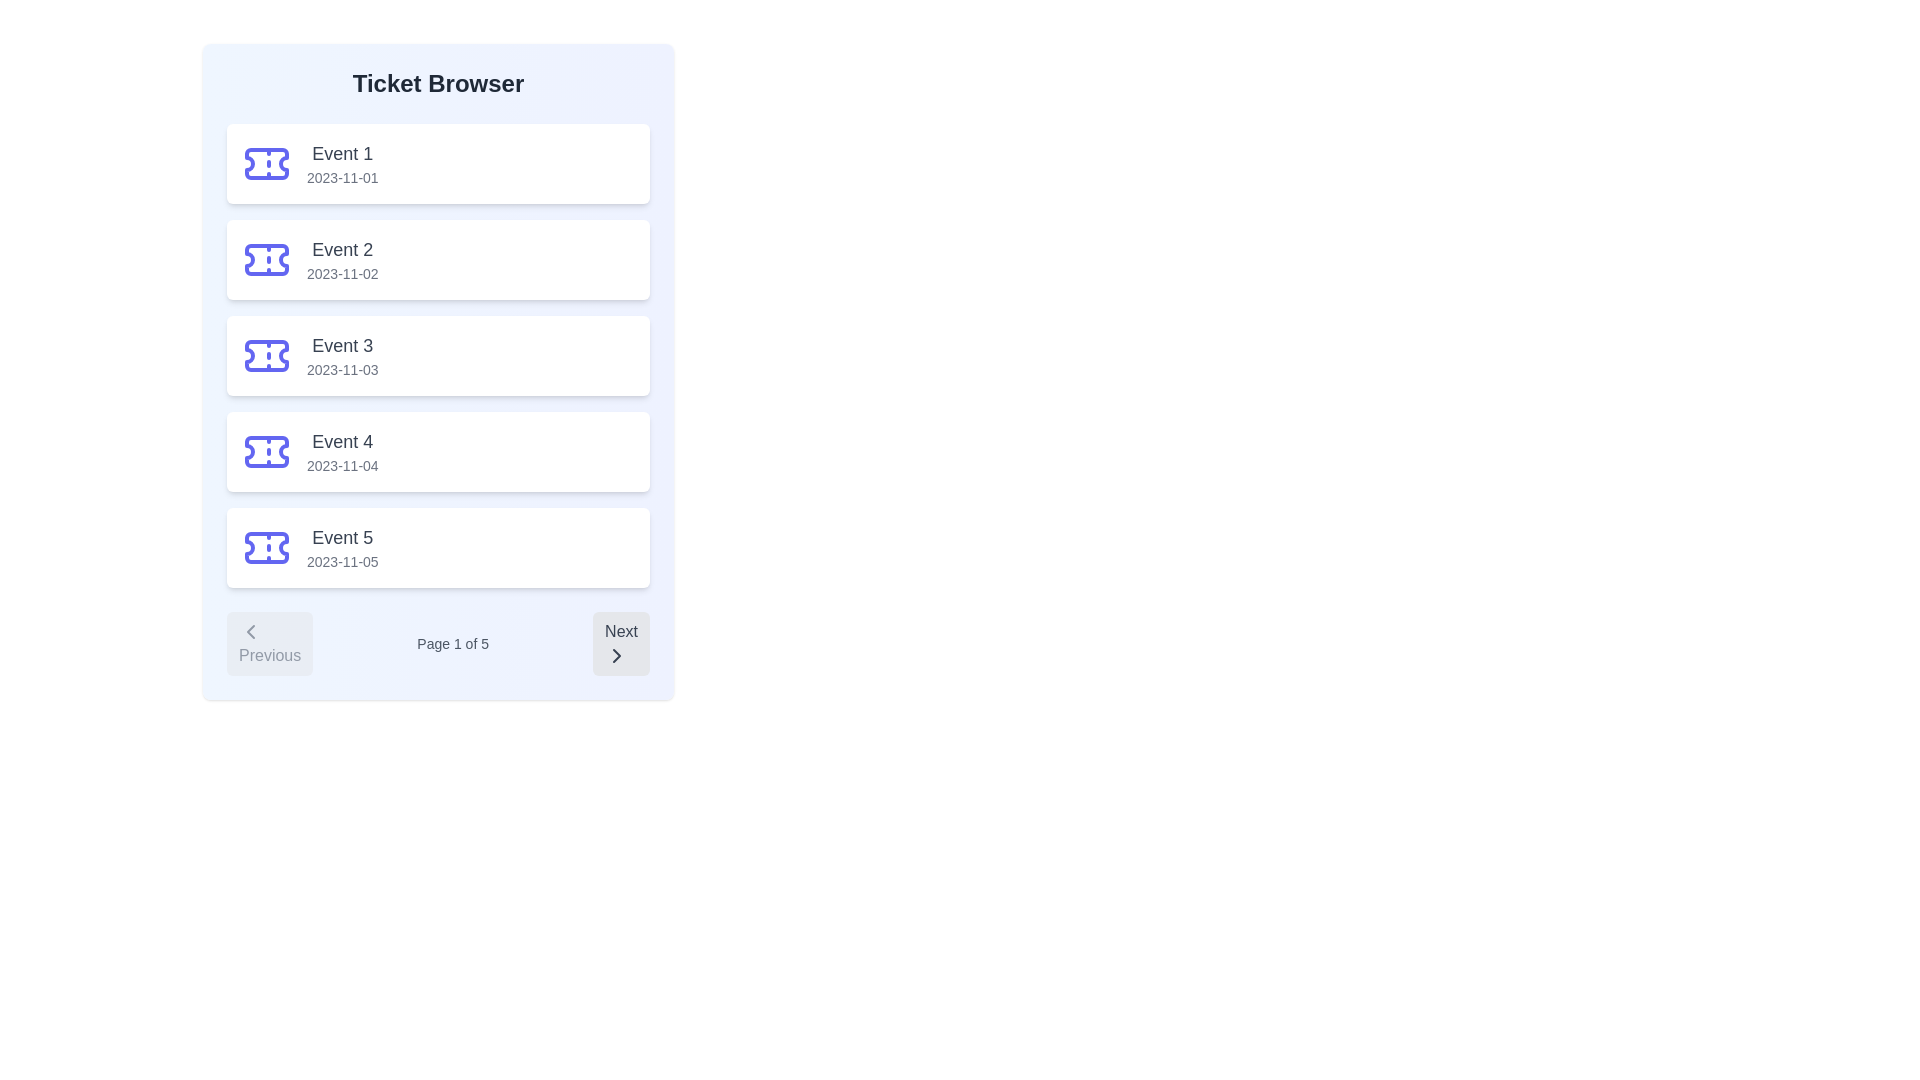 Image resolution: width=1920 pixels, height=1080 pixels. Describe the element at coordinates (266, 258) in the screenshot. I see `the ticket icon, which is an SVG graphic with a purple hue located at the left side of the 'Event 2' listing` at that location.